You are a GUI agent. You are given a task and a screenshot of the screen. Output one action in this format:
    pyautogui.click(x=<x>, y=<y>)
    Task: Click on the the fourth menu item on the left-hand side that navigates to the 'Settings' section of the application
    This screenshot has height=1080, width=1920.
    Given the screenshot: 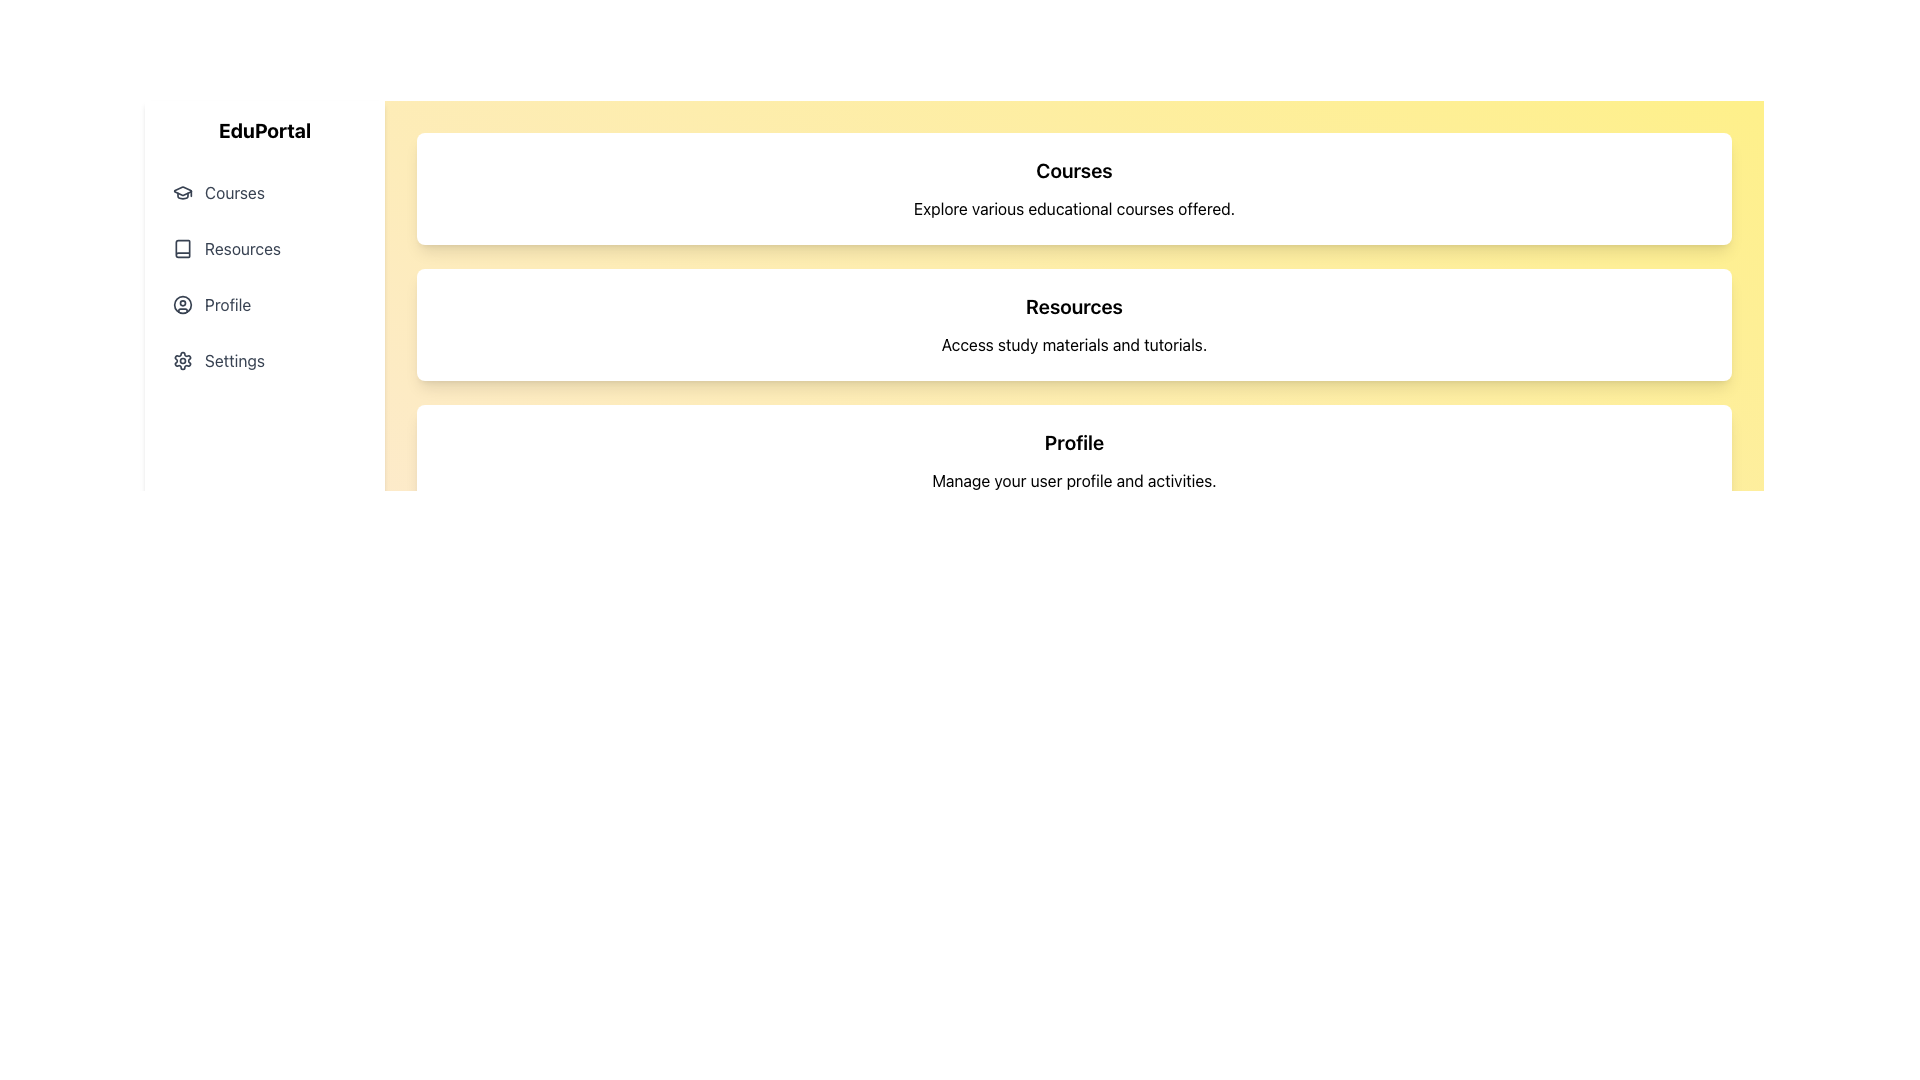 What is the action you would take?
    pyautogui.click(x=263, y=361)
    